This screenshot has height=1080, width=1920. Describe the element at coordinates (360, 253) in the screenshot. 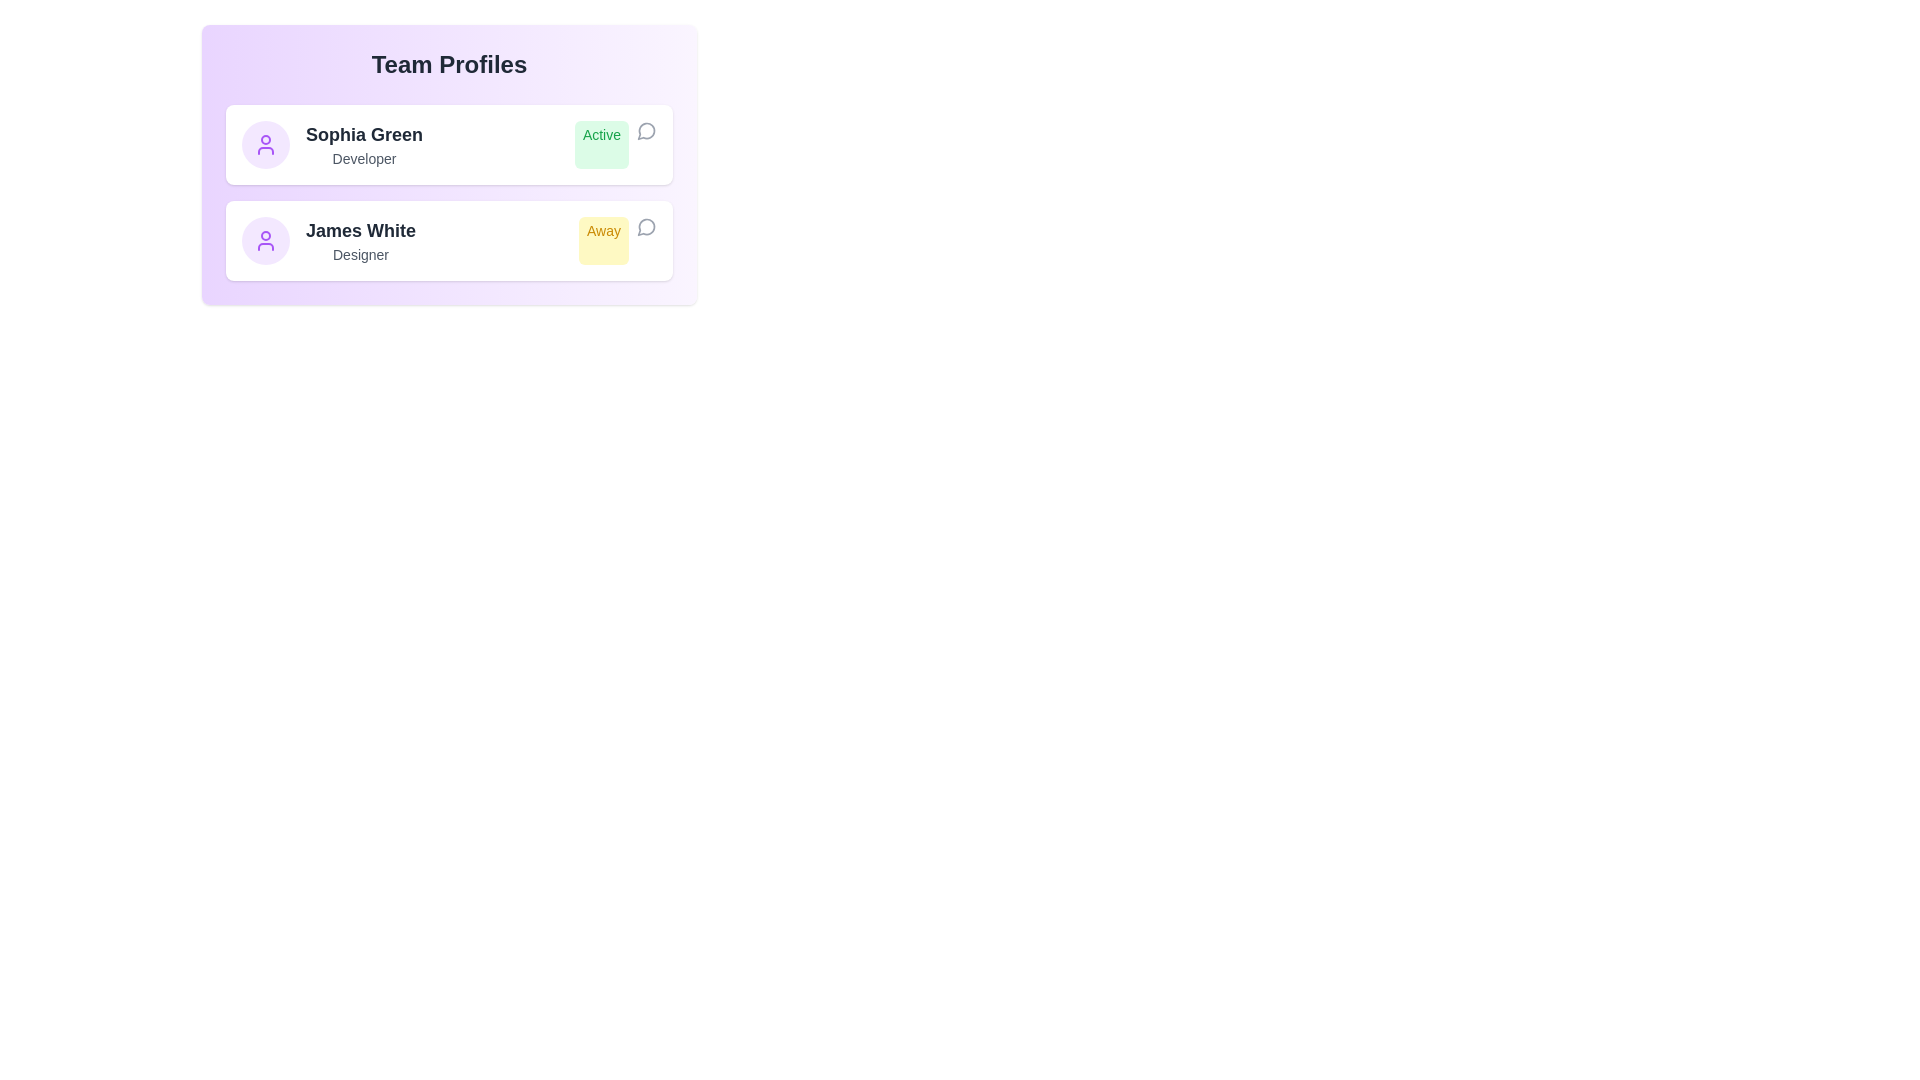

I see `the 'Designer' text label located below the name 'James White' in the profile card for additional context` at that location.